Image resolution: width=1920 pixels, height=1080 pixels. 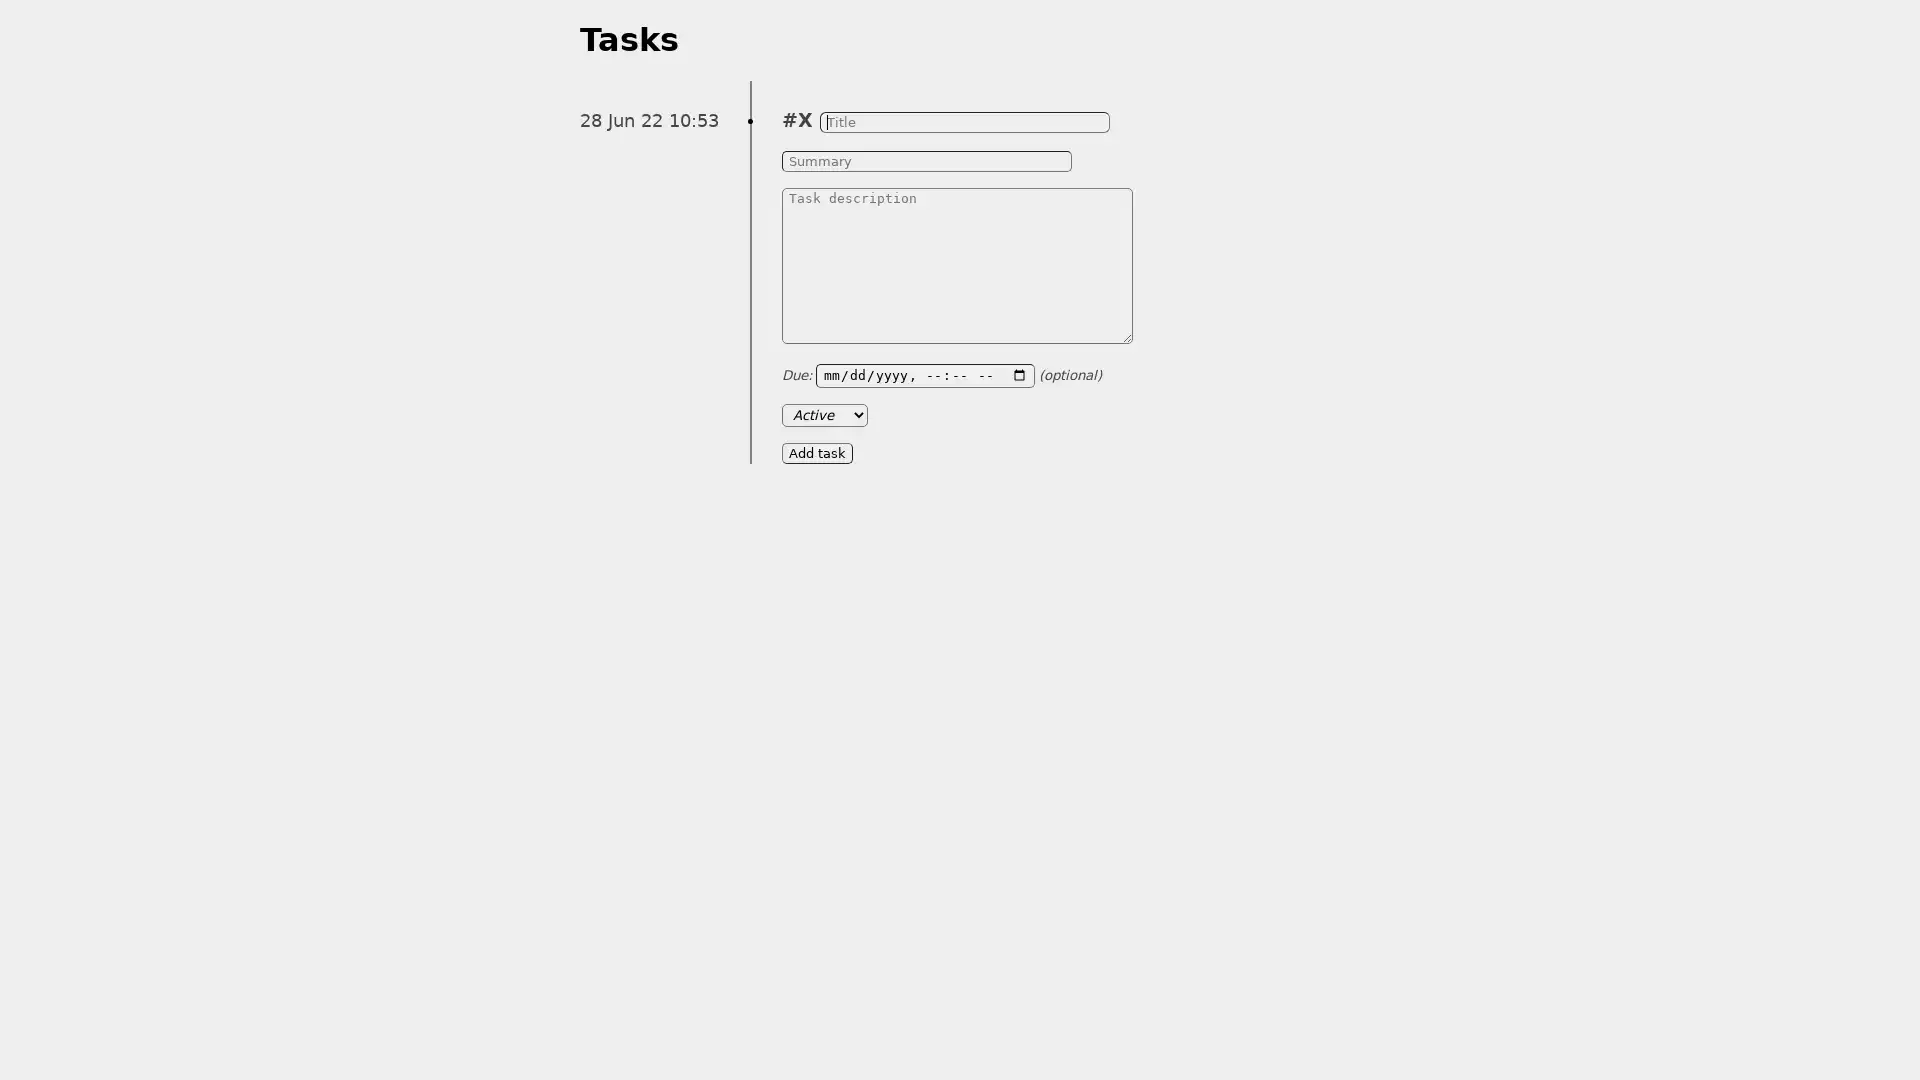 I want to click on Add task, so click(x=817, y=452).